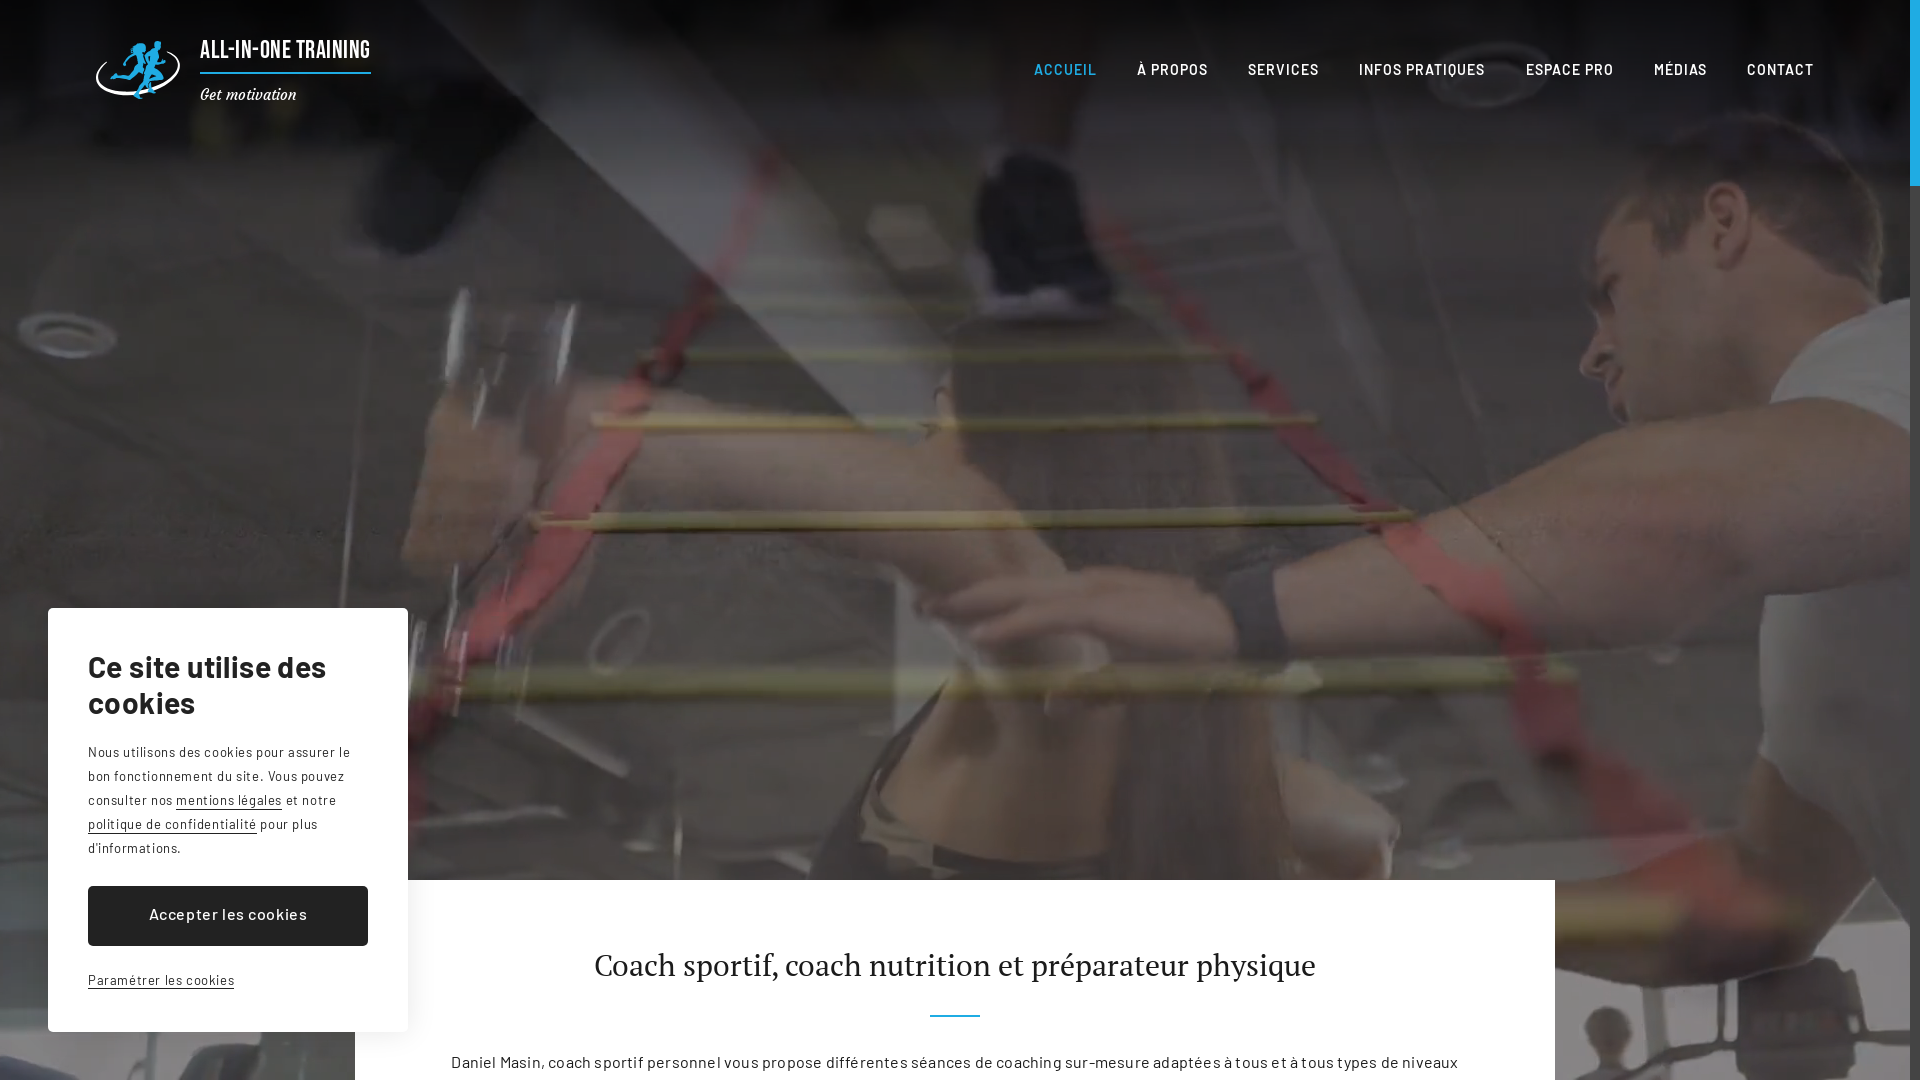  What do you see at coordinates (95, 68) in the screenshot?
I see `'ALL-IN-ONE TRAINING` at bounding box center [95, 68].